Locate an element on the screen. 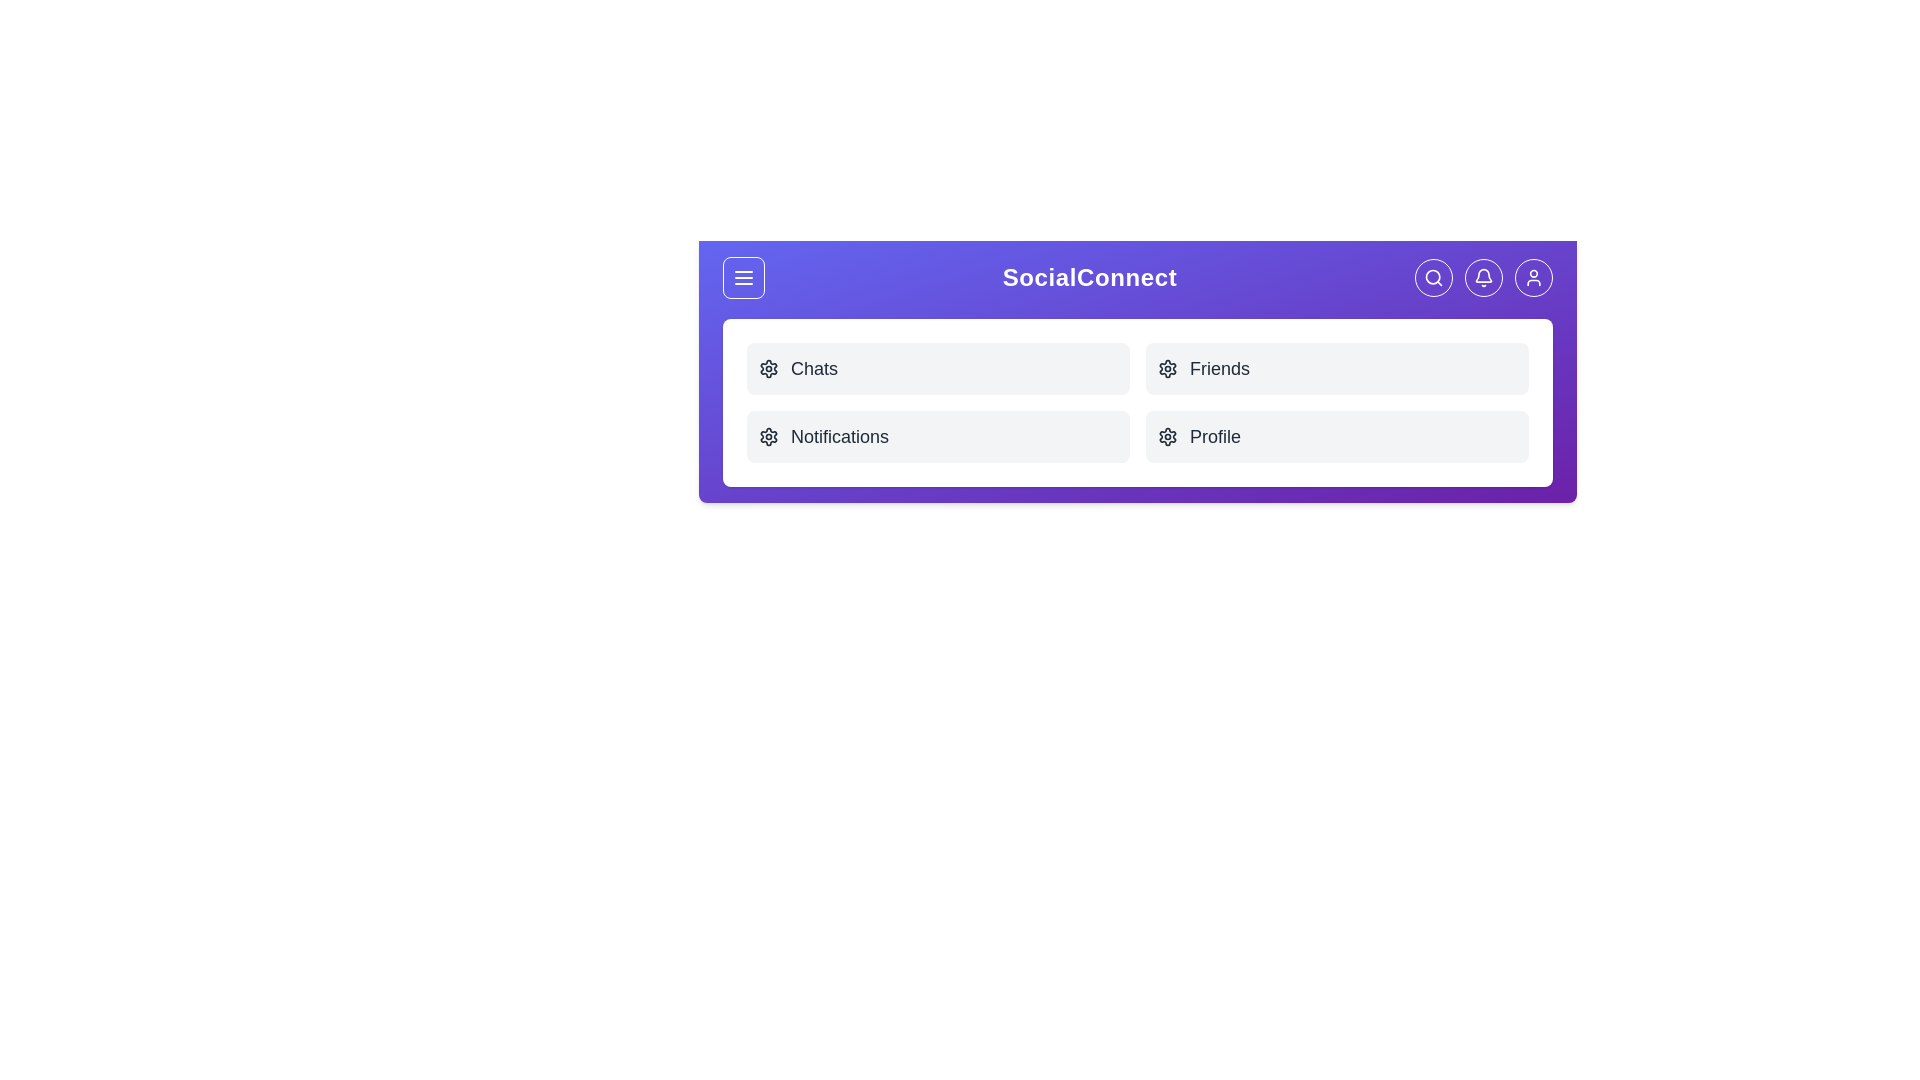 The width and height of the screenshot is (1920, 1080). the menu item labeled Friends to access its functionality is located at coordinates (1337, 369).